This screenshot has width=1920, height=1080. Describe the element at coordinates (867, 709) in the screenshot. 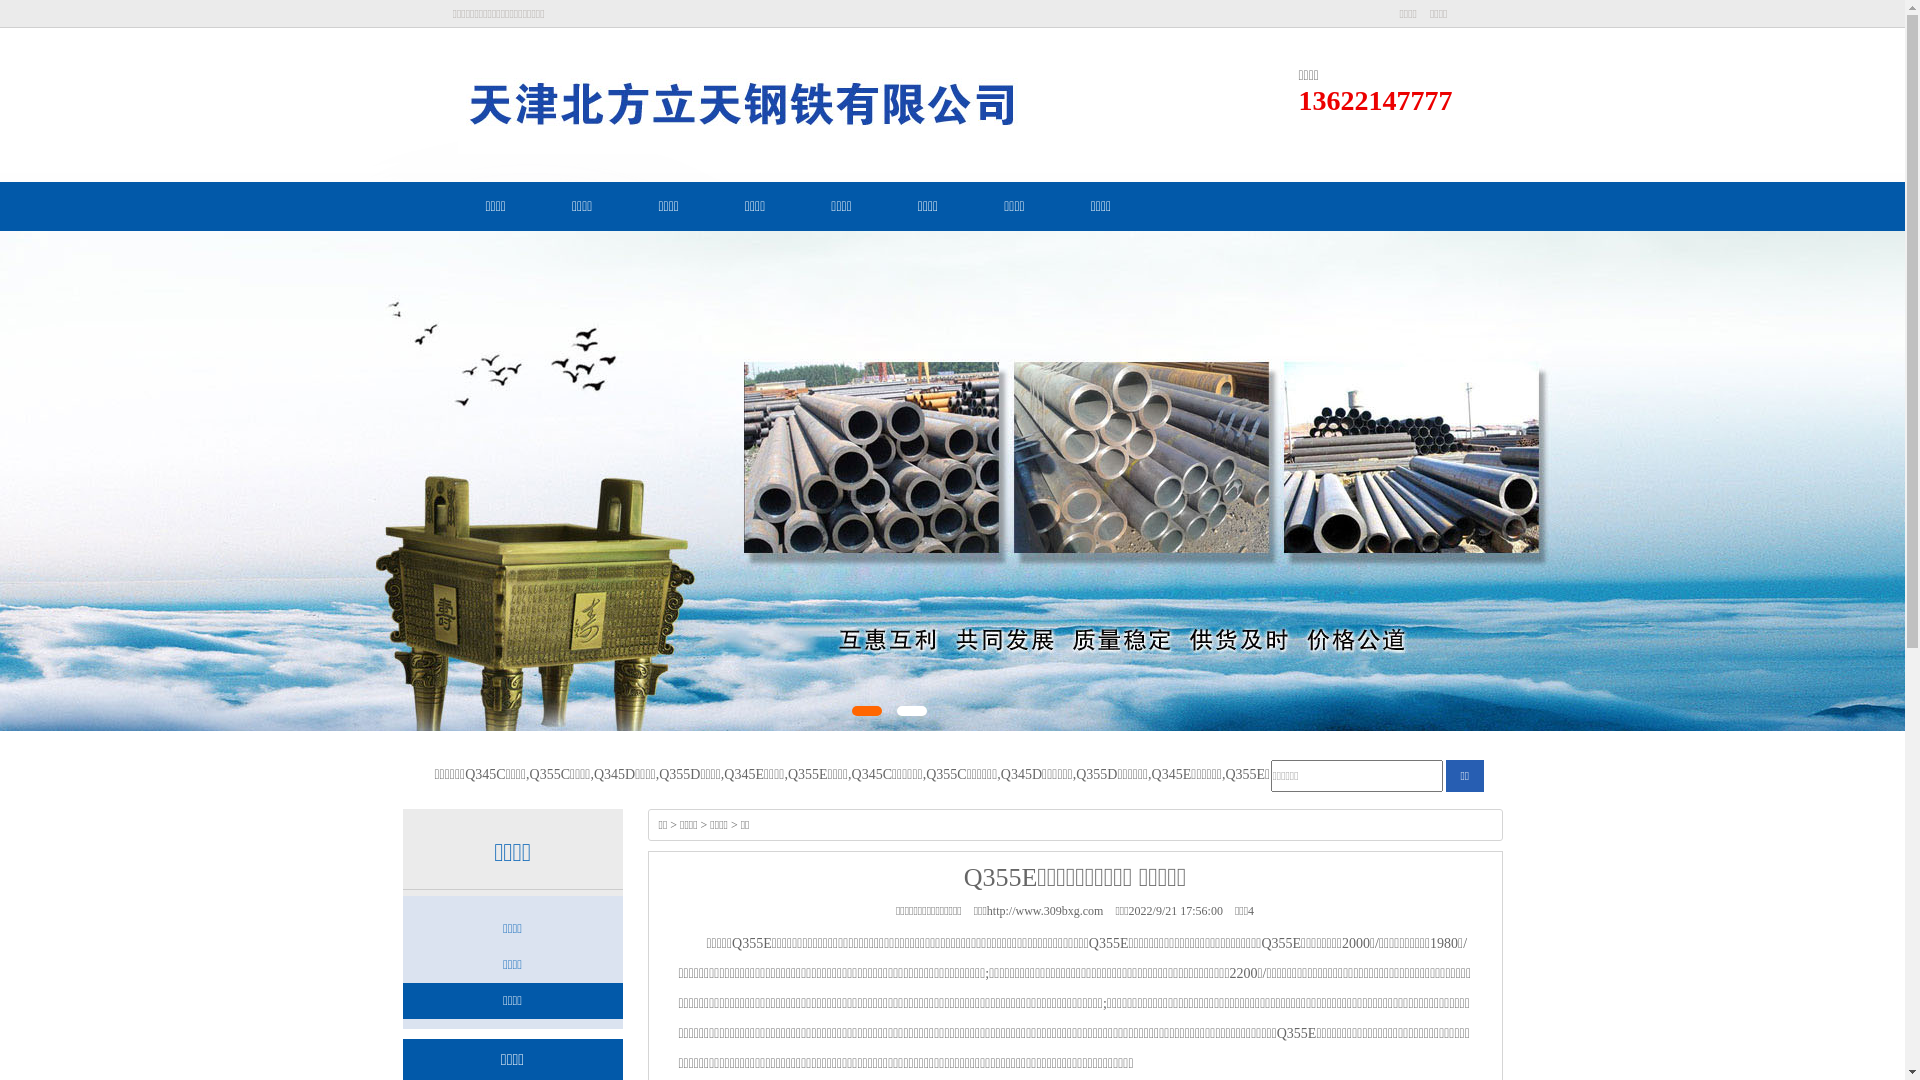

I see `'1'` at that location.